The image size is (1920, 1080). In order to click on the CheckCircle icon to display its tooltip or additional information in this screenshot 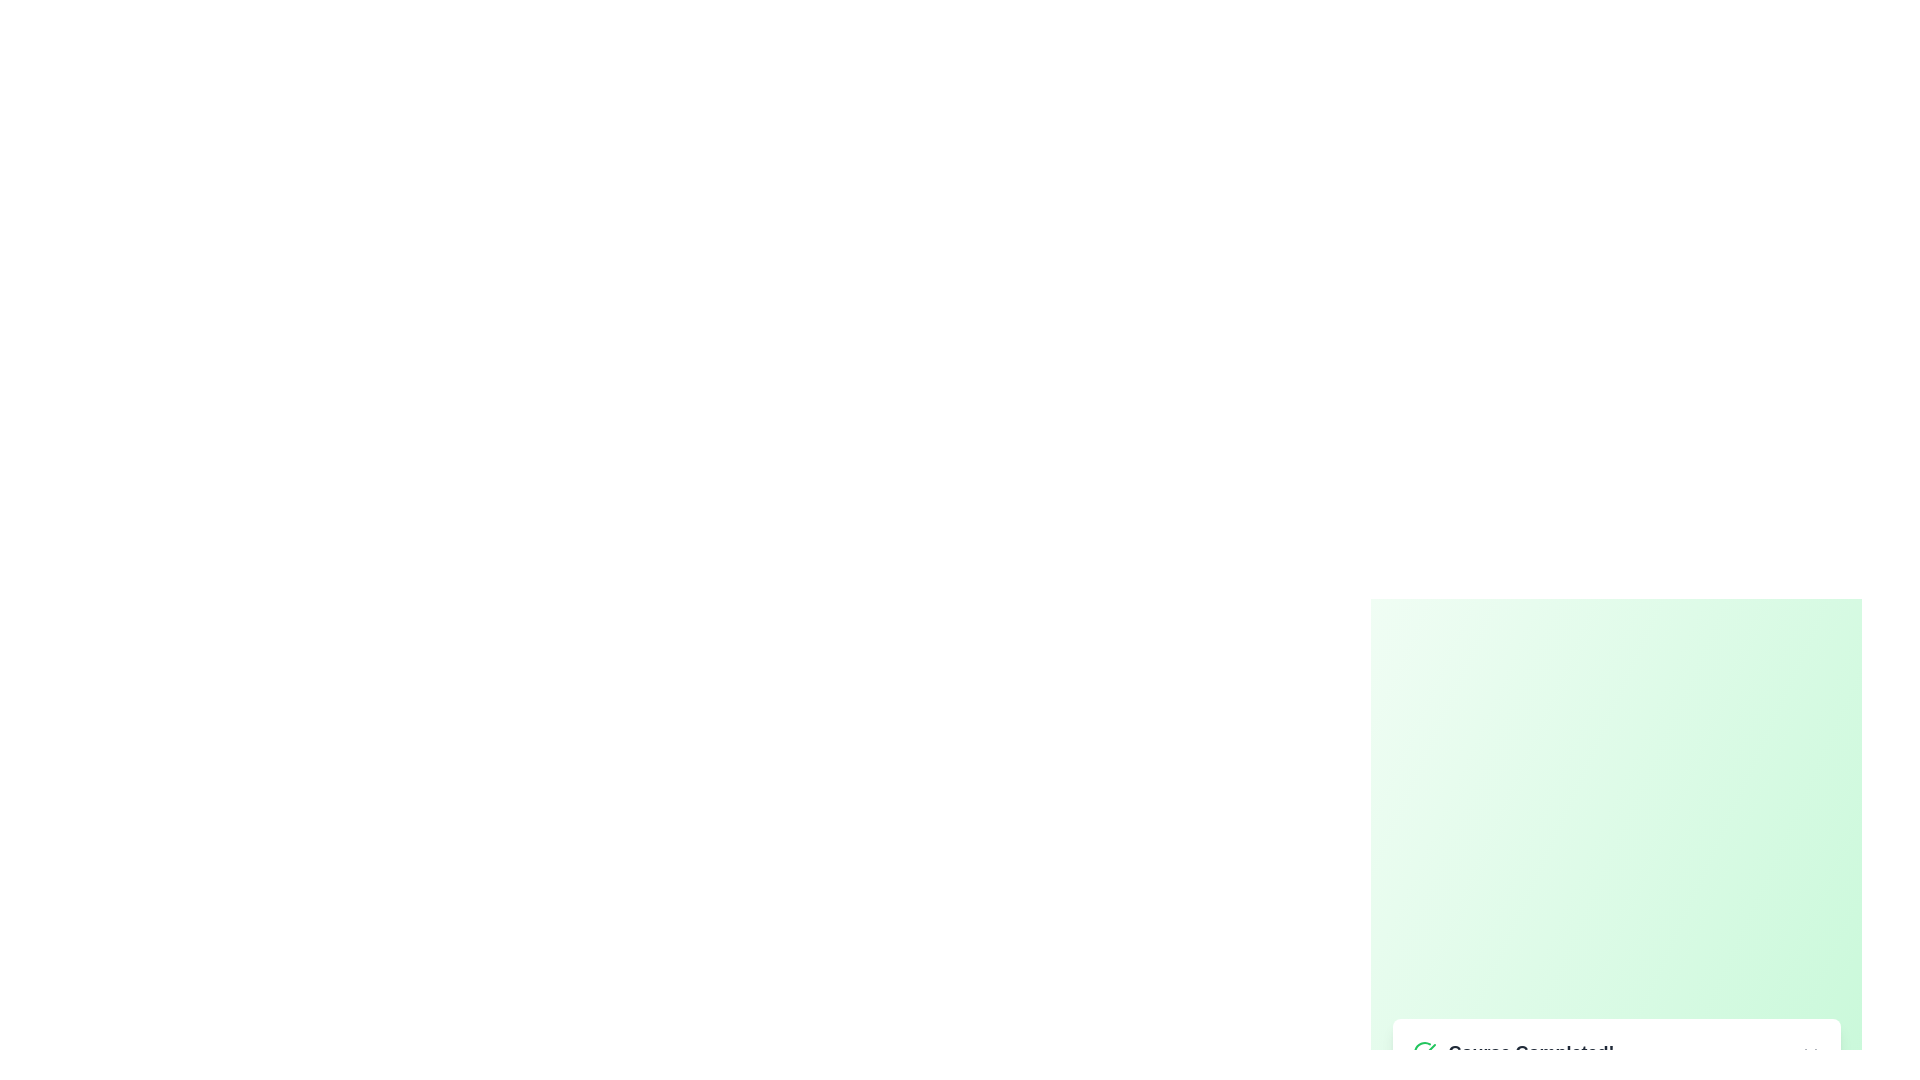, I will do `click(1423, 1052)`.